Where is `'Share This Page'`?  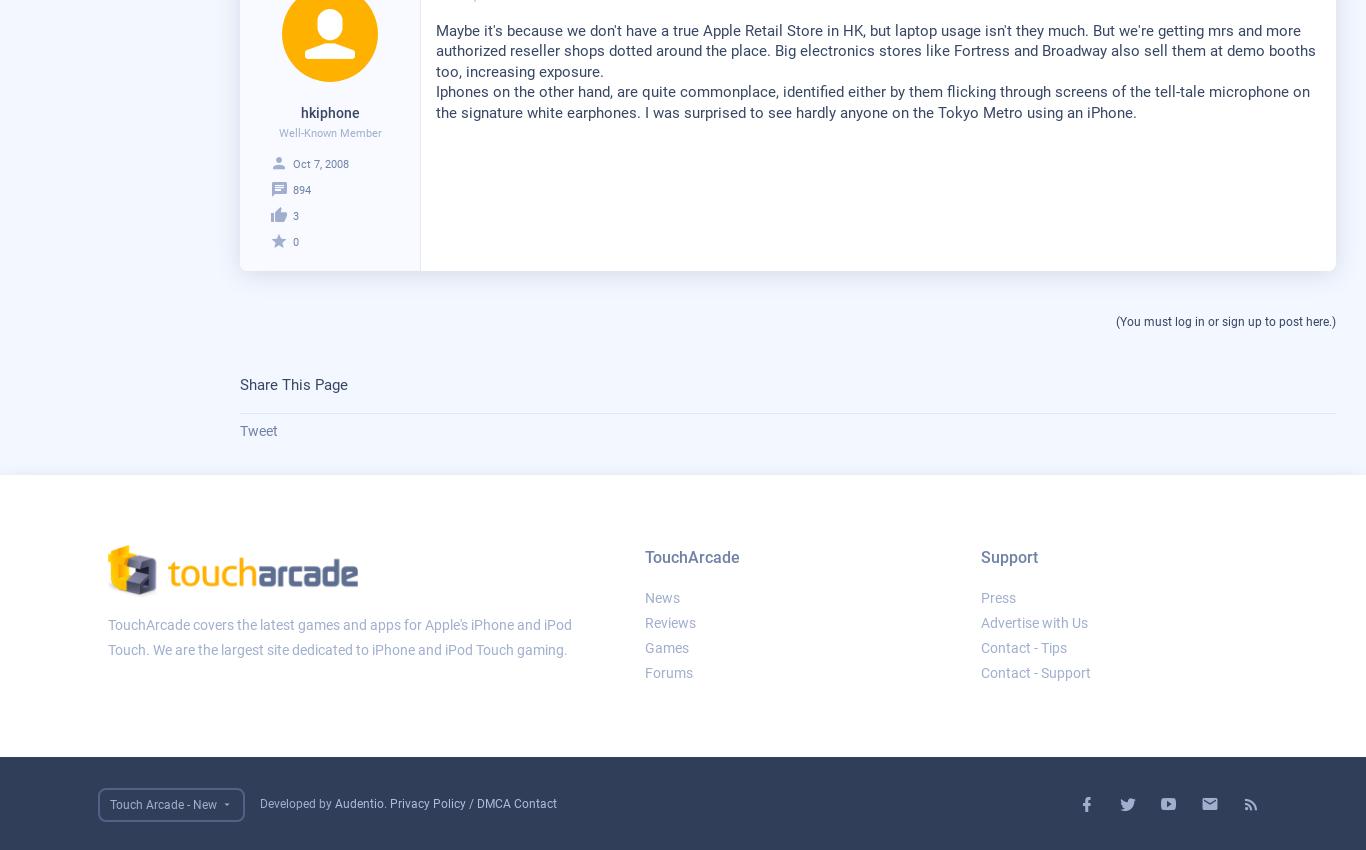
'Share This Page' is located at coordinates (240, 384).